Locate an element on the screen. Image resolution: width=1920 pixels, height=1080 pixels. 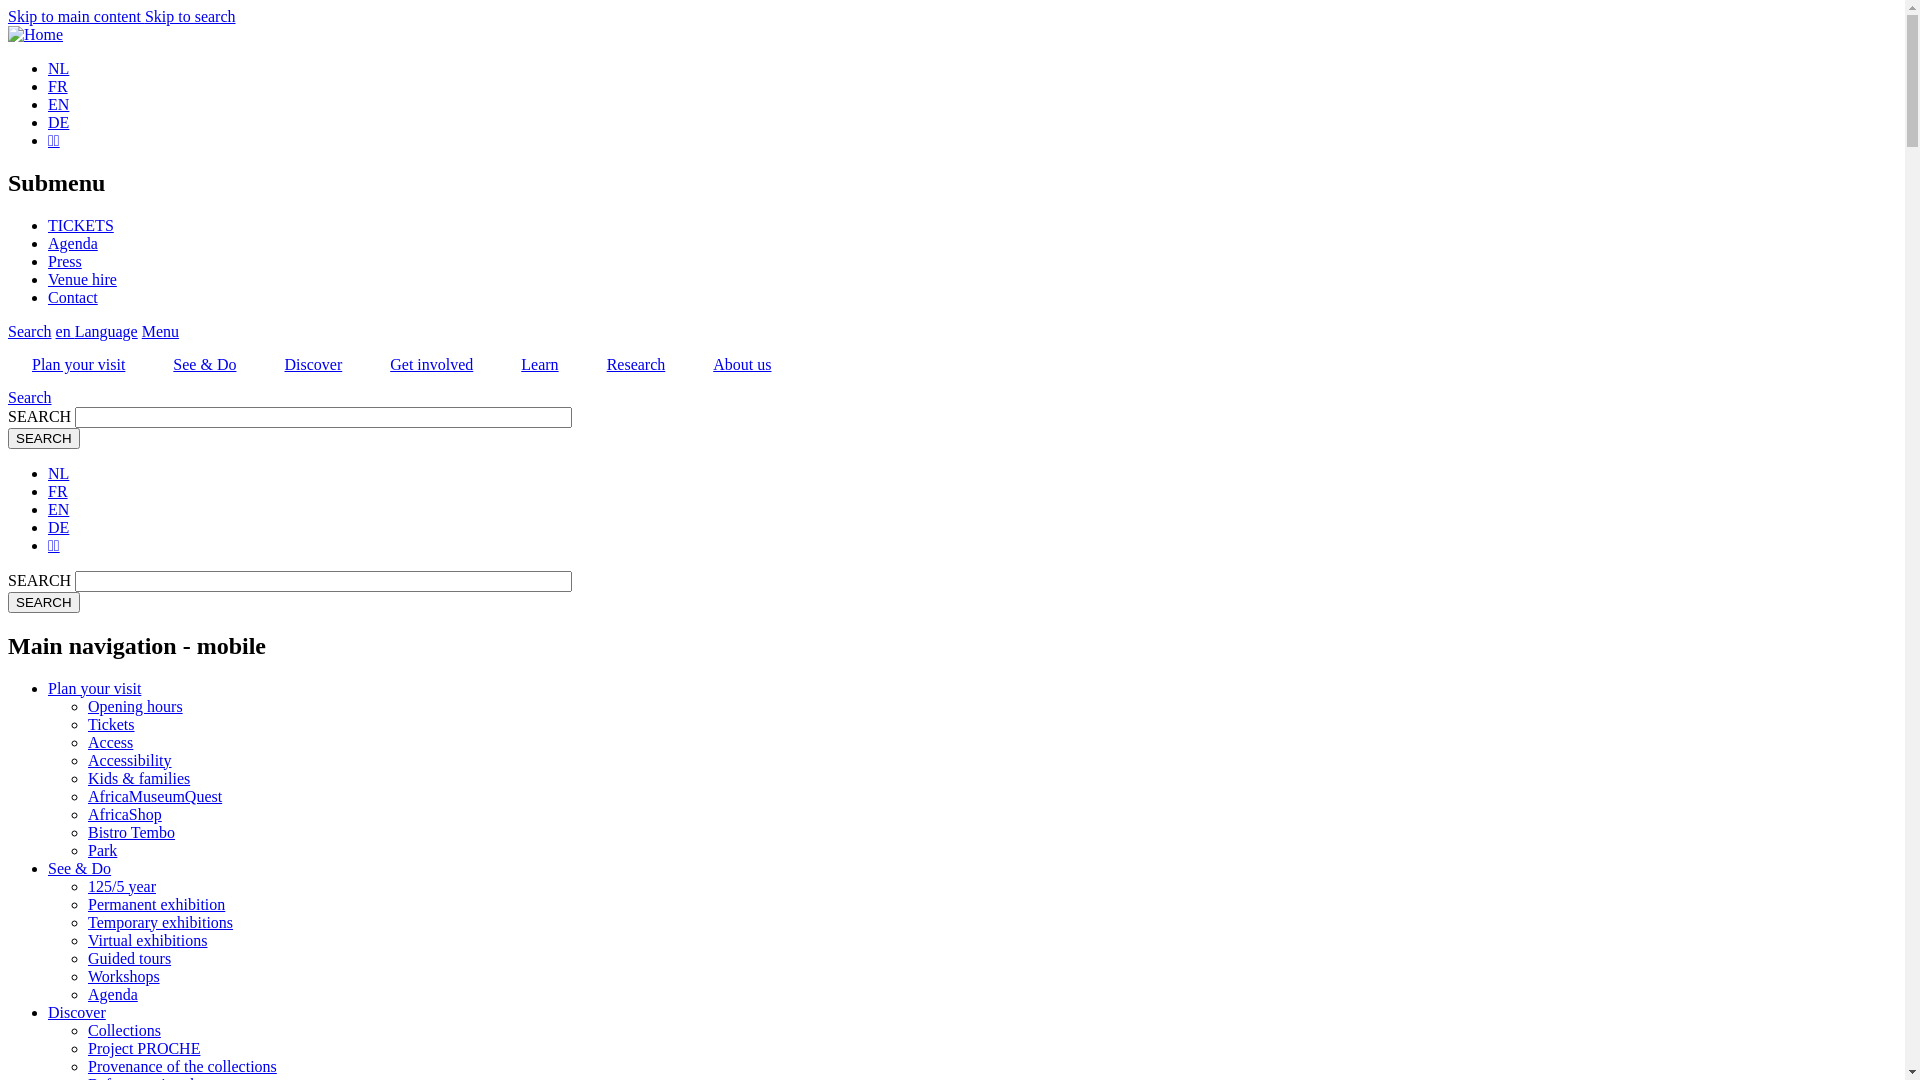
'FR' is located at coordinates (48, 85).